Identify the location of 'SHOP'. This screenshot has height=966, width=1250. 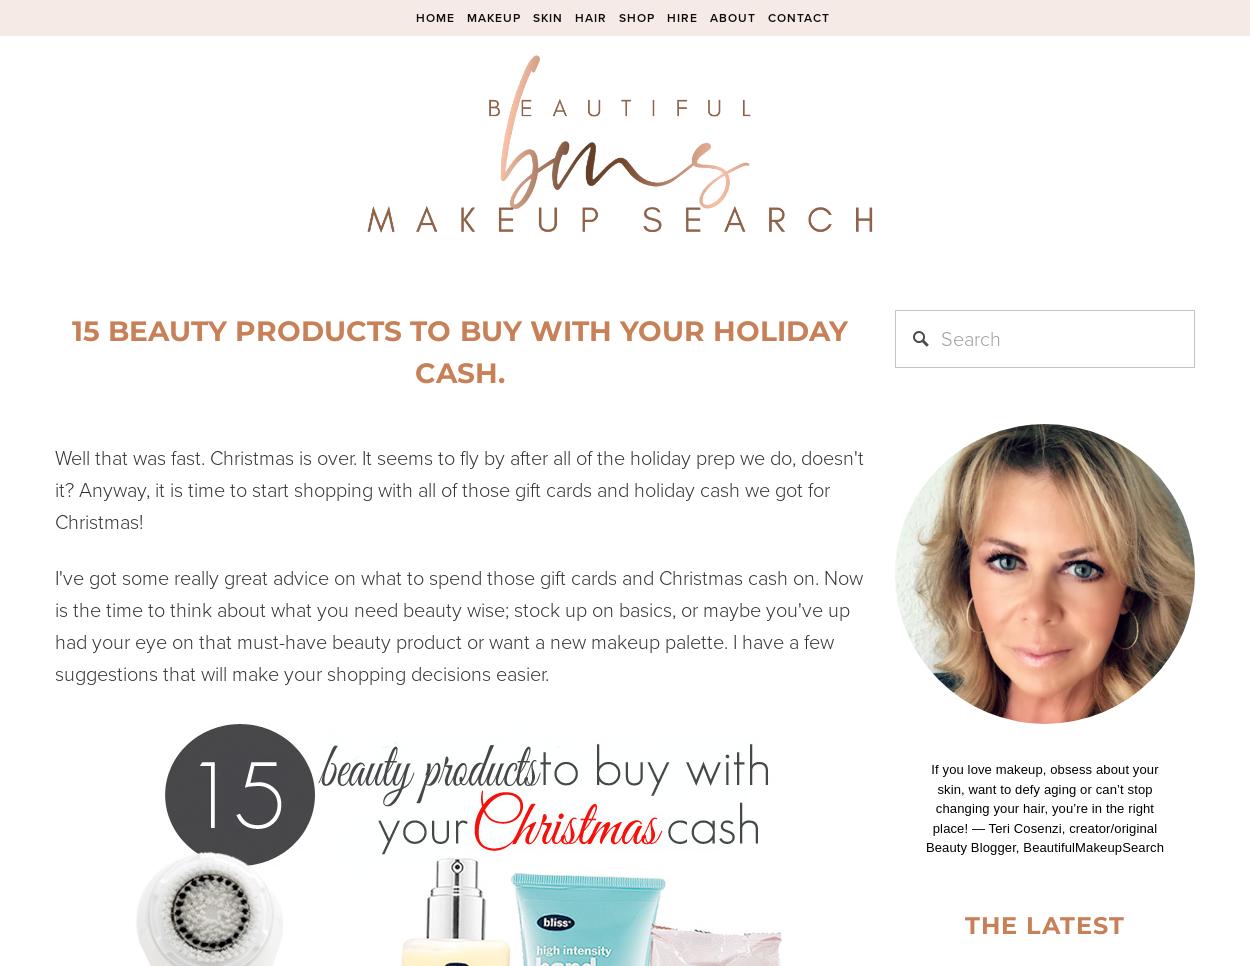
(636, 16).